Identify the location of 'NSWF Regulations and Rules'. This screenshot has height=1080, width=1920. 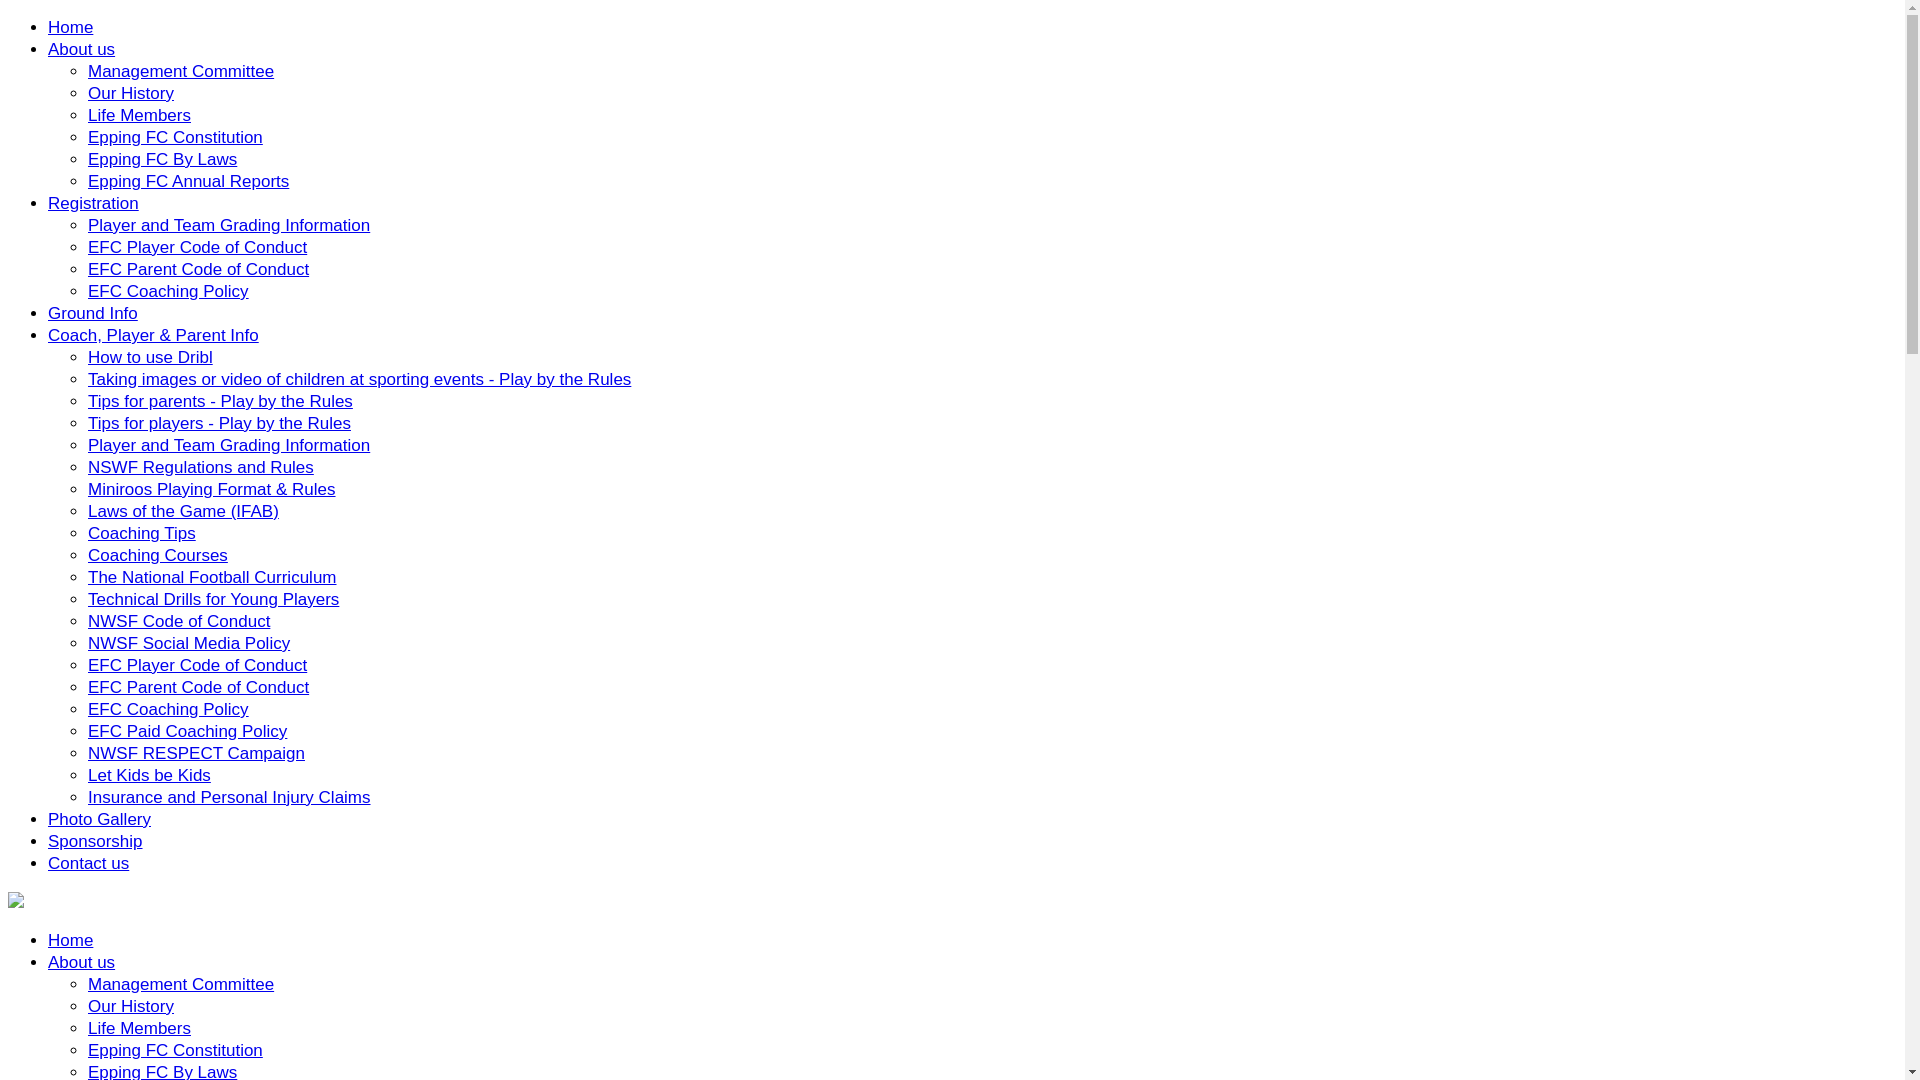
(201, 467).